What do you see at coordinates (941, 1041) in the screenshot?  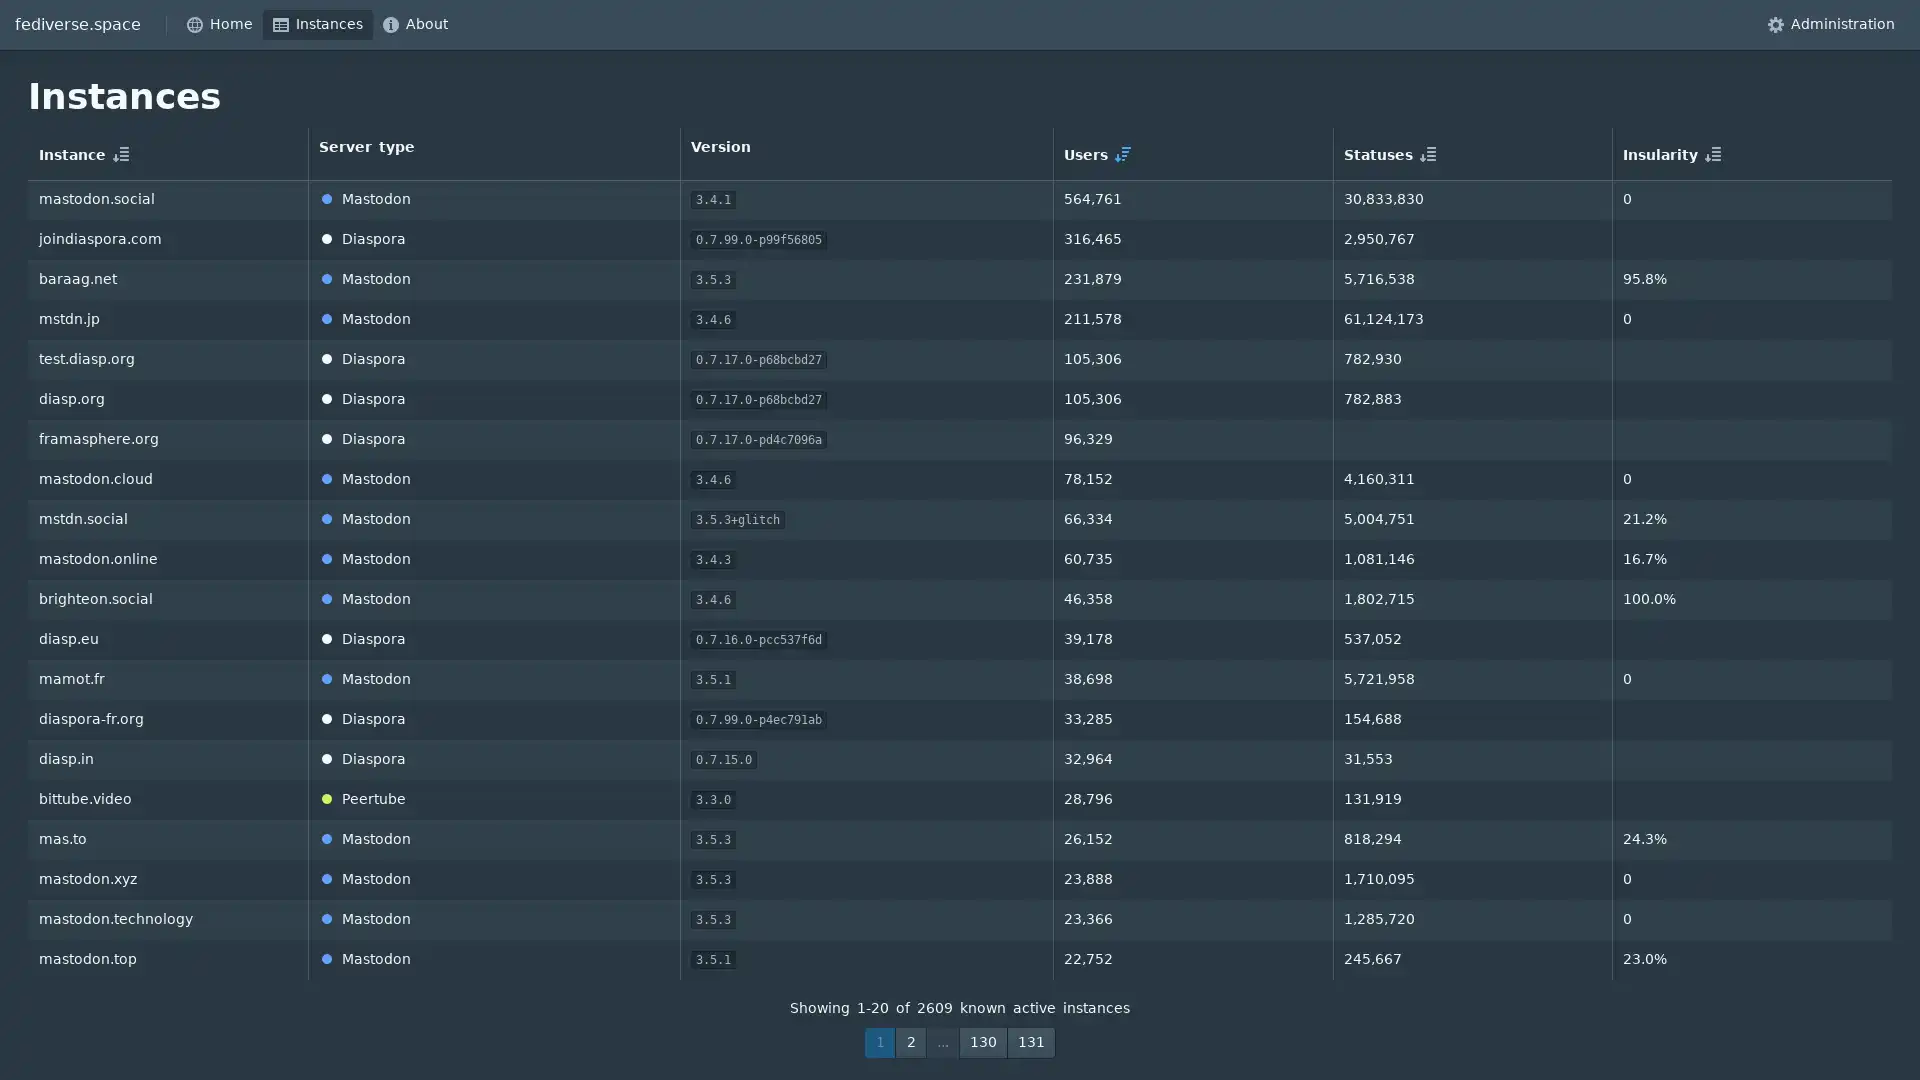 I see `...` at bounding box center [941, 1041].